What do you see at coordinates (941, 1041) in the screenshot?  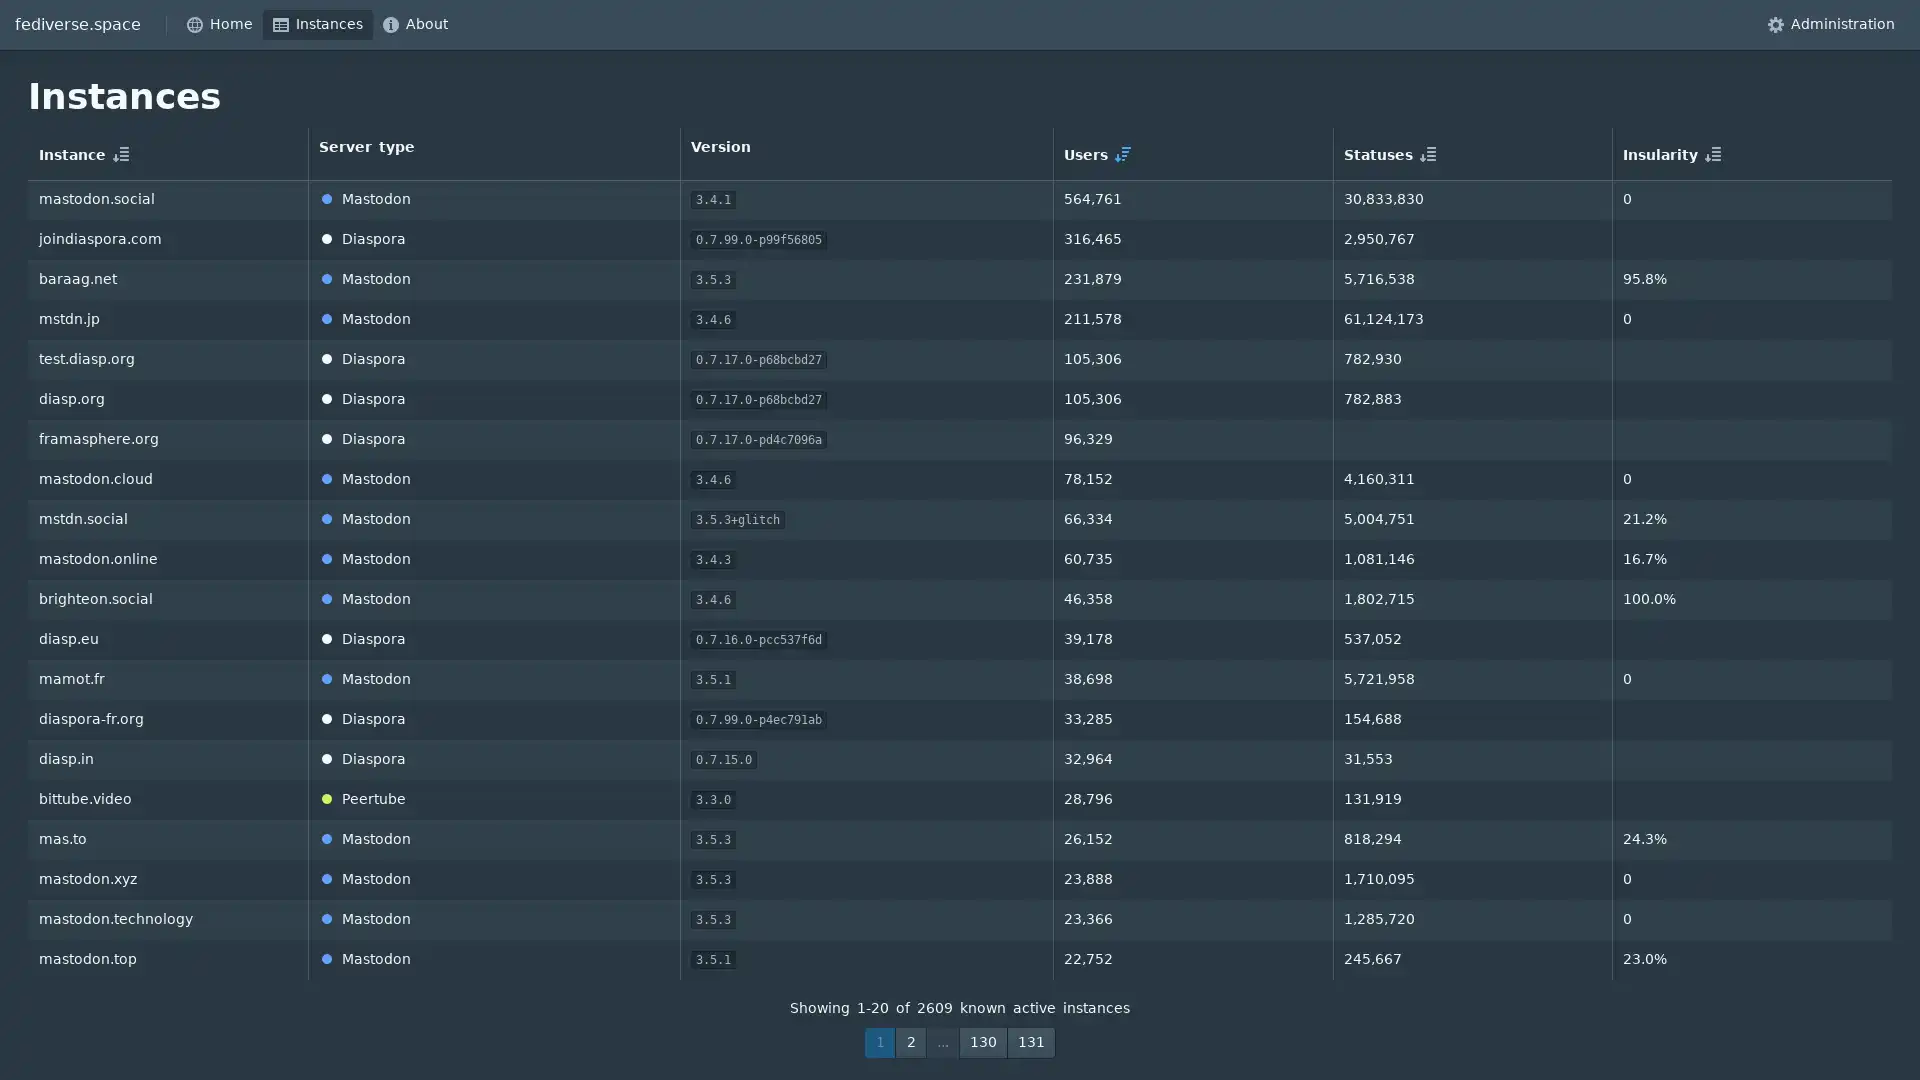 I see `...` at bounding box center [941, 1041].